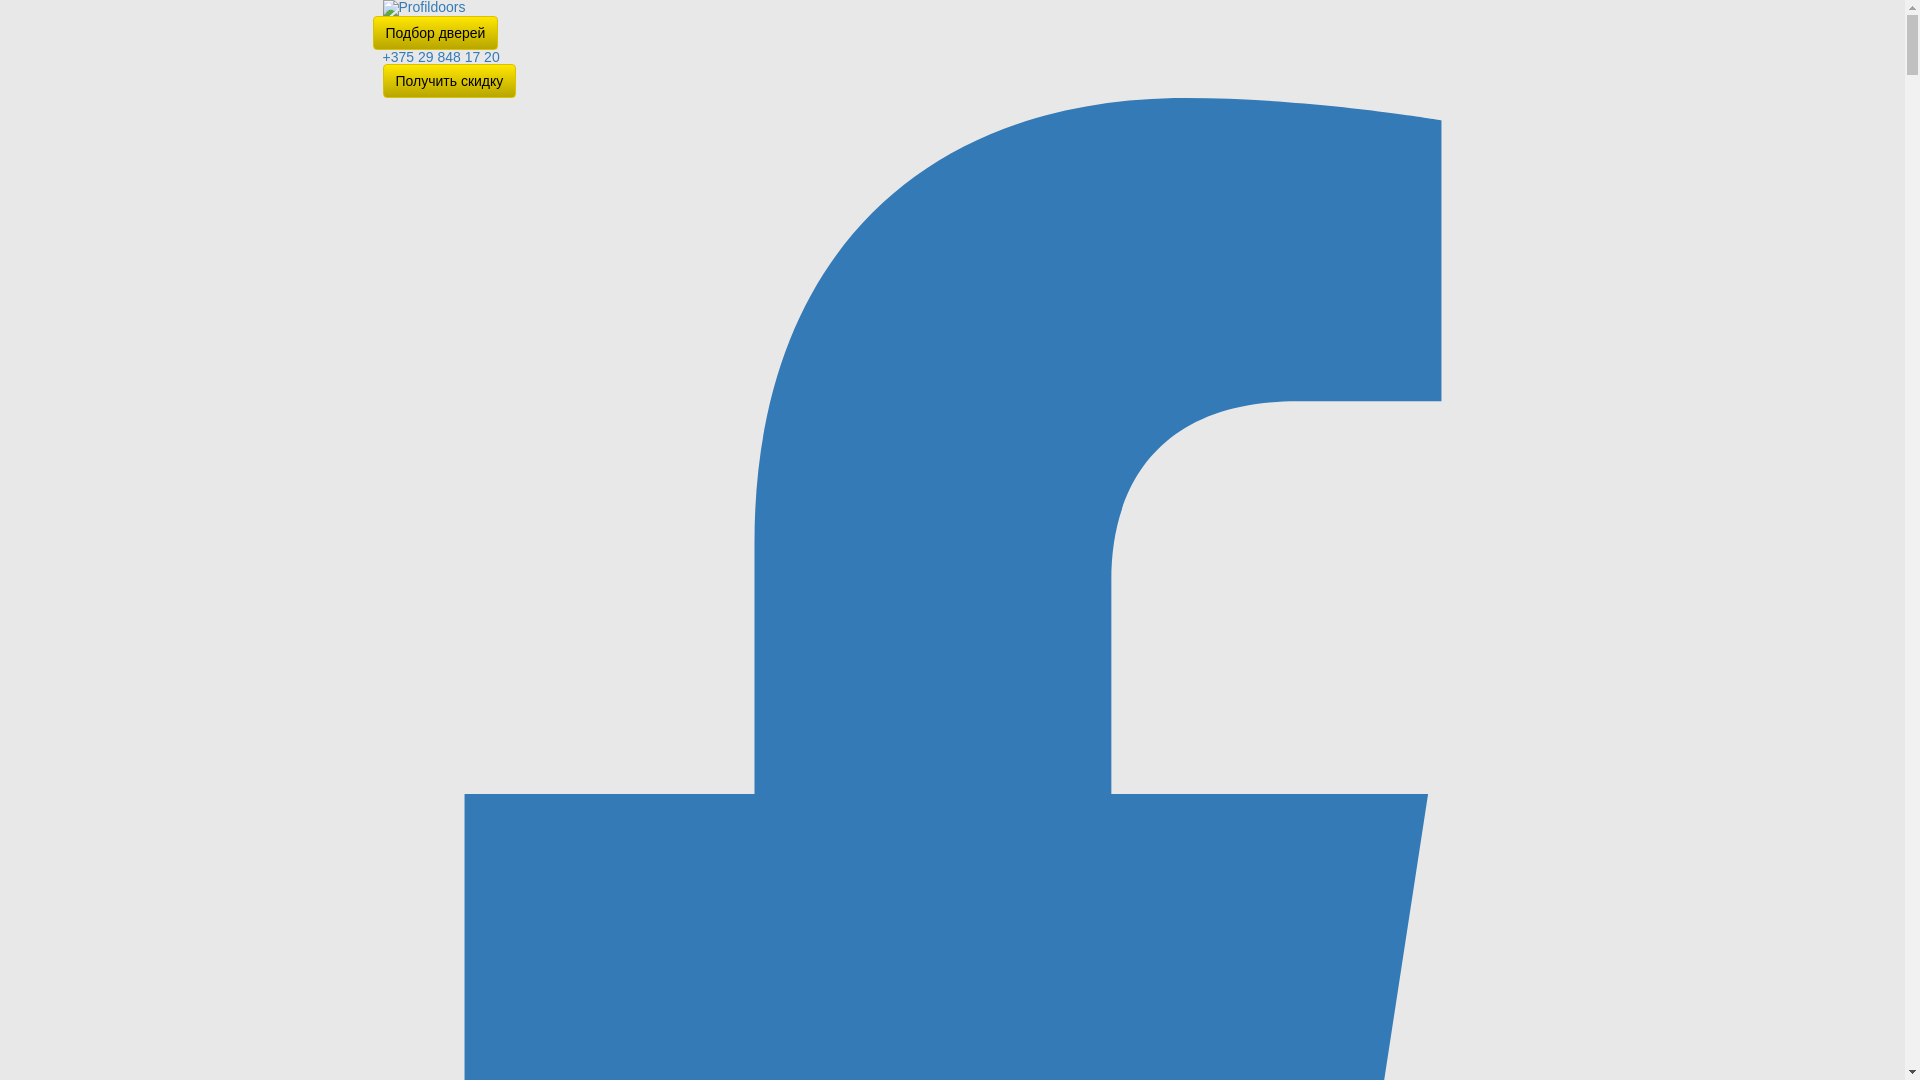 This screenshot has height=1080, width=1920. What do you see at coordinates (439, 56) in the screenshot?
I see `'+375 29 848 17 20'` at bounding box center [439, 56].